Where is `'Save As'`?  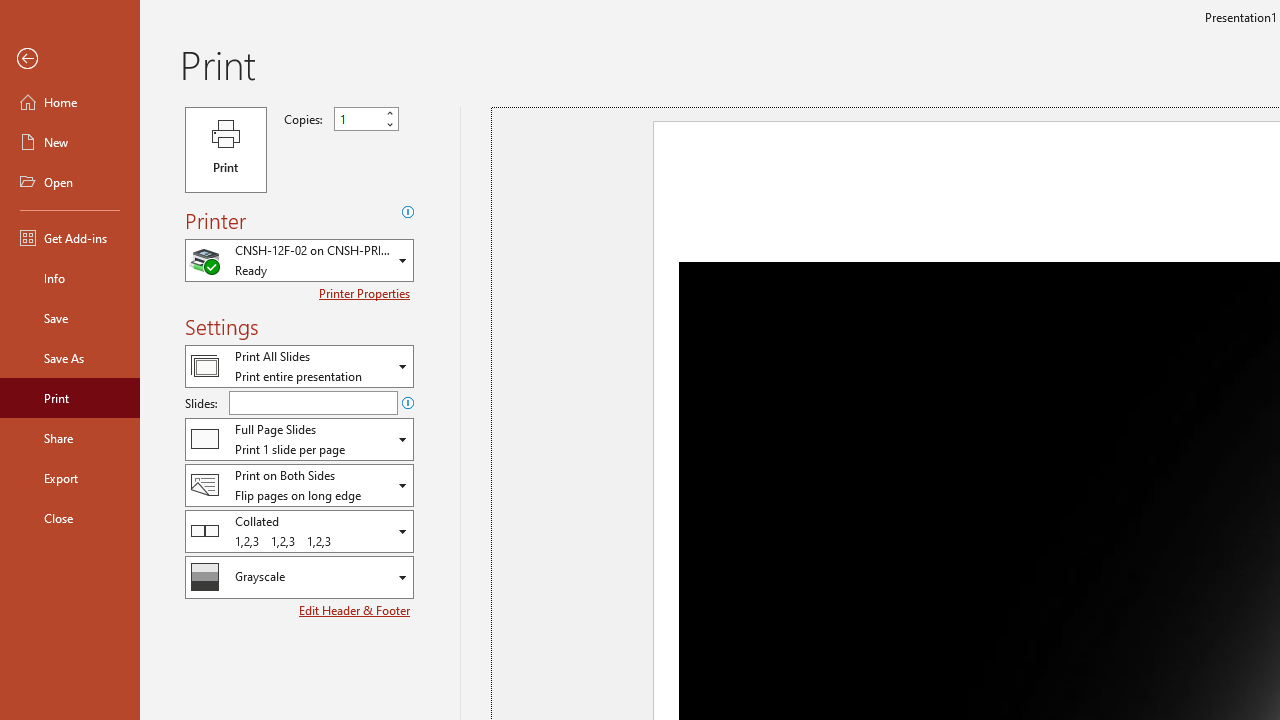
'Save As' is located at coordinates (69, 356).